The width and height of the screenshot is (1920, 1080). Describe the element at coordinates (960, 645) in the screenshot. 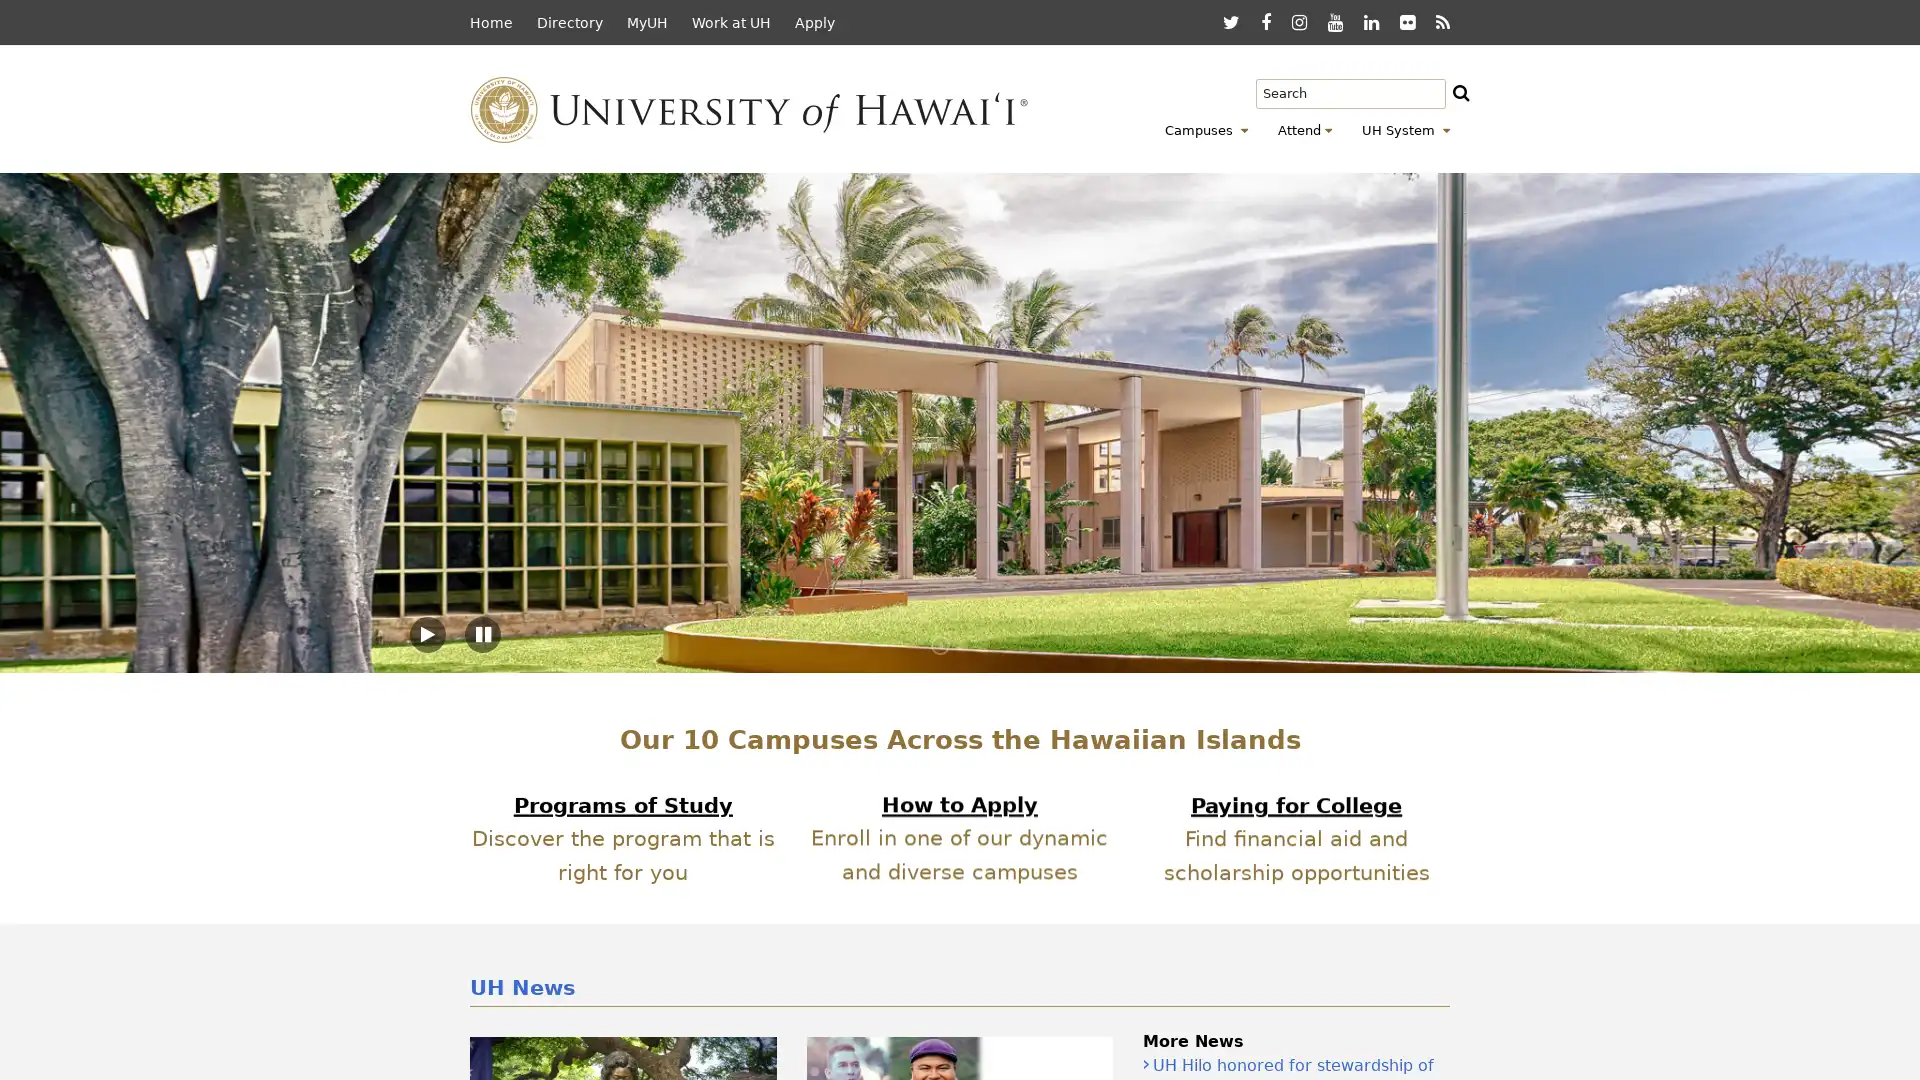

I see `go to slide number 2` at that location.